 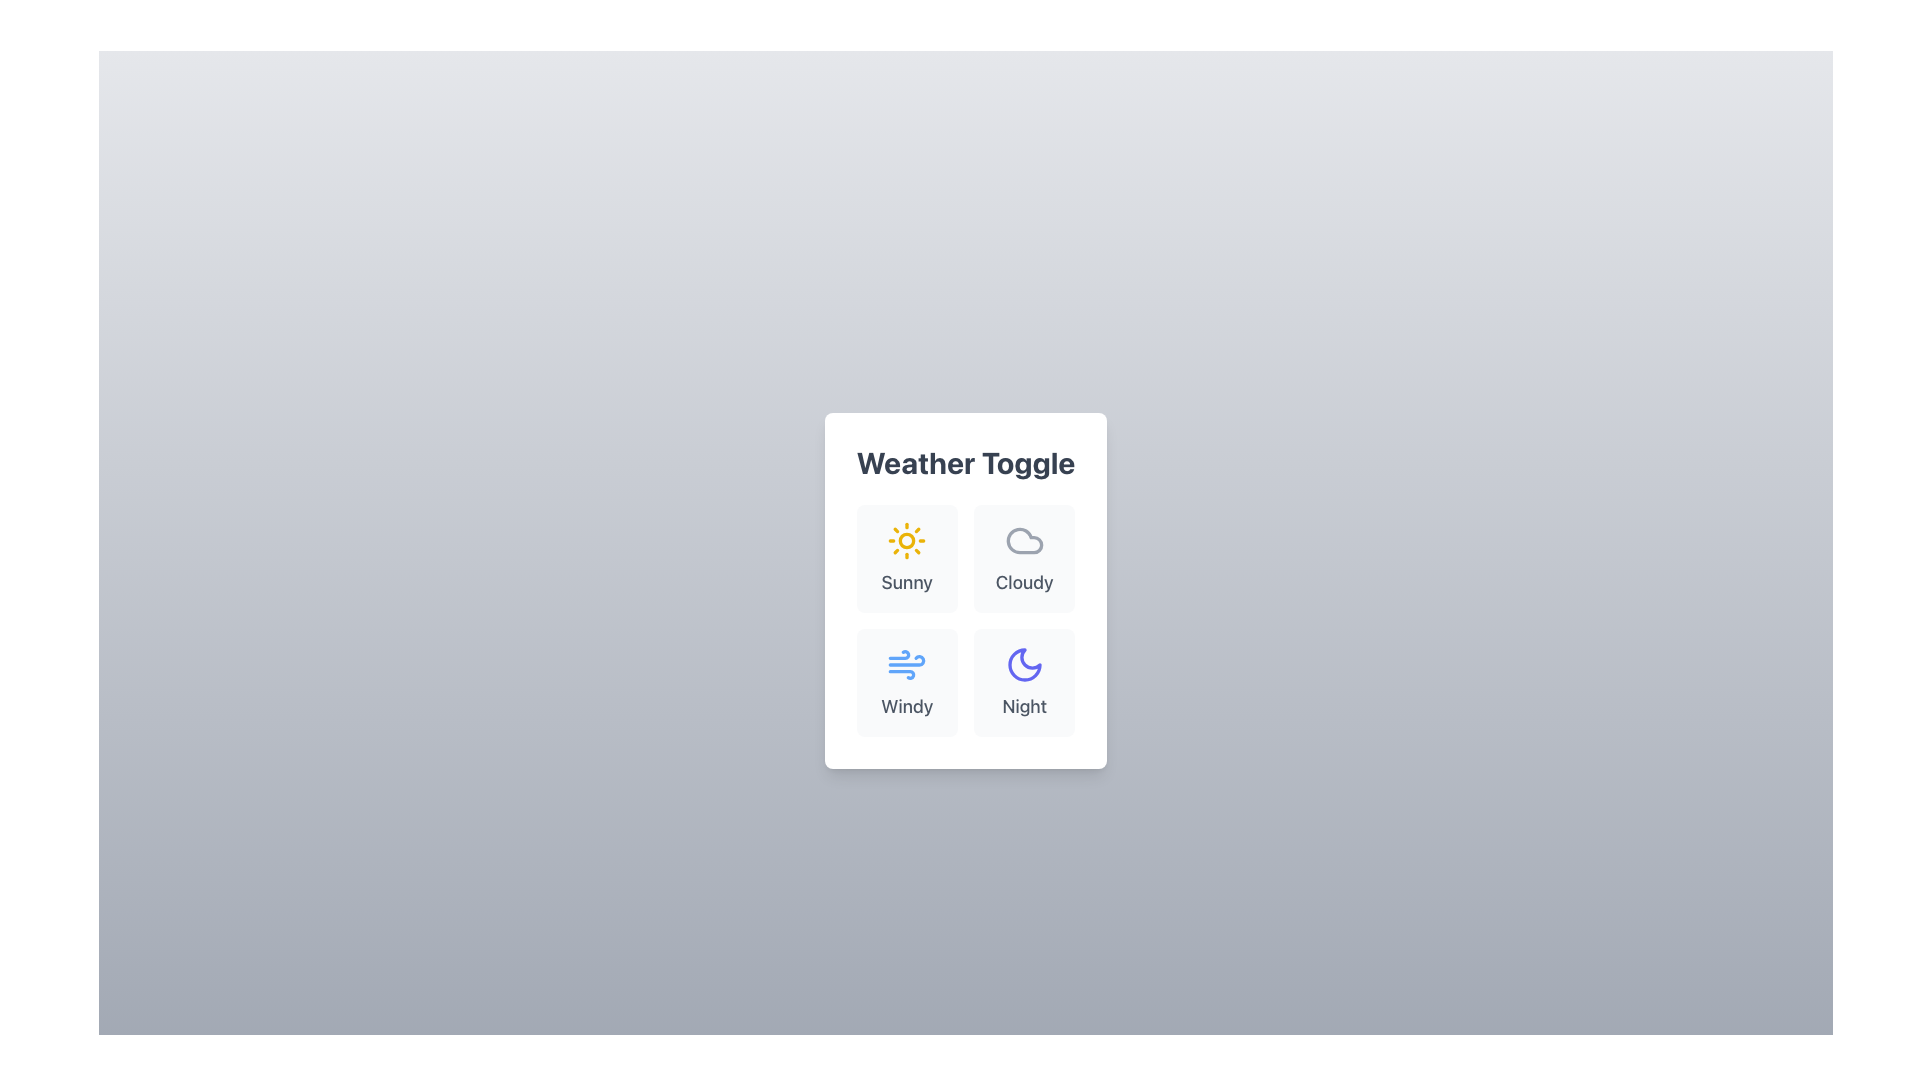 What do you see at coordinates (965, 462) in the screenshot?
I see `text from the 'Weather Toggle' label, which is styled in bold and large font, located at the top center of the card-like section` at bounding box center [965, 462].